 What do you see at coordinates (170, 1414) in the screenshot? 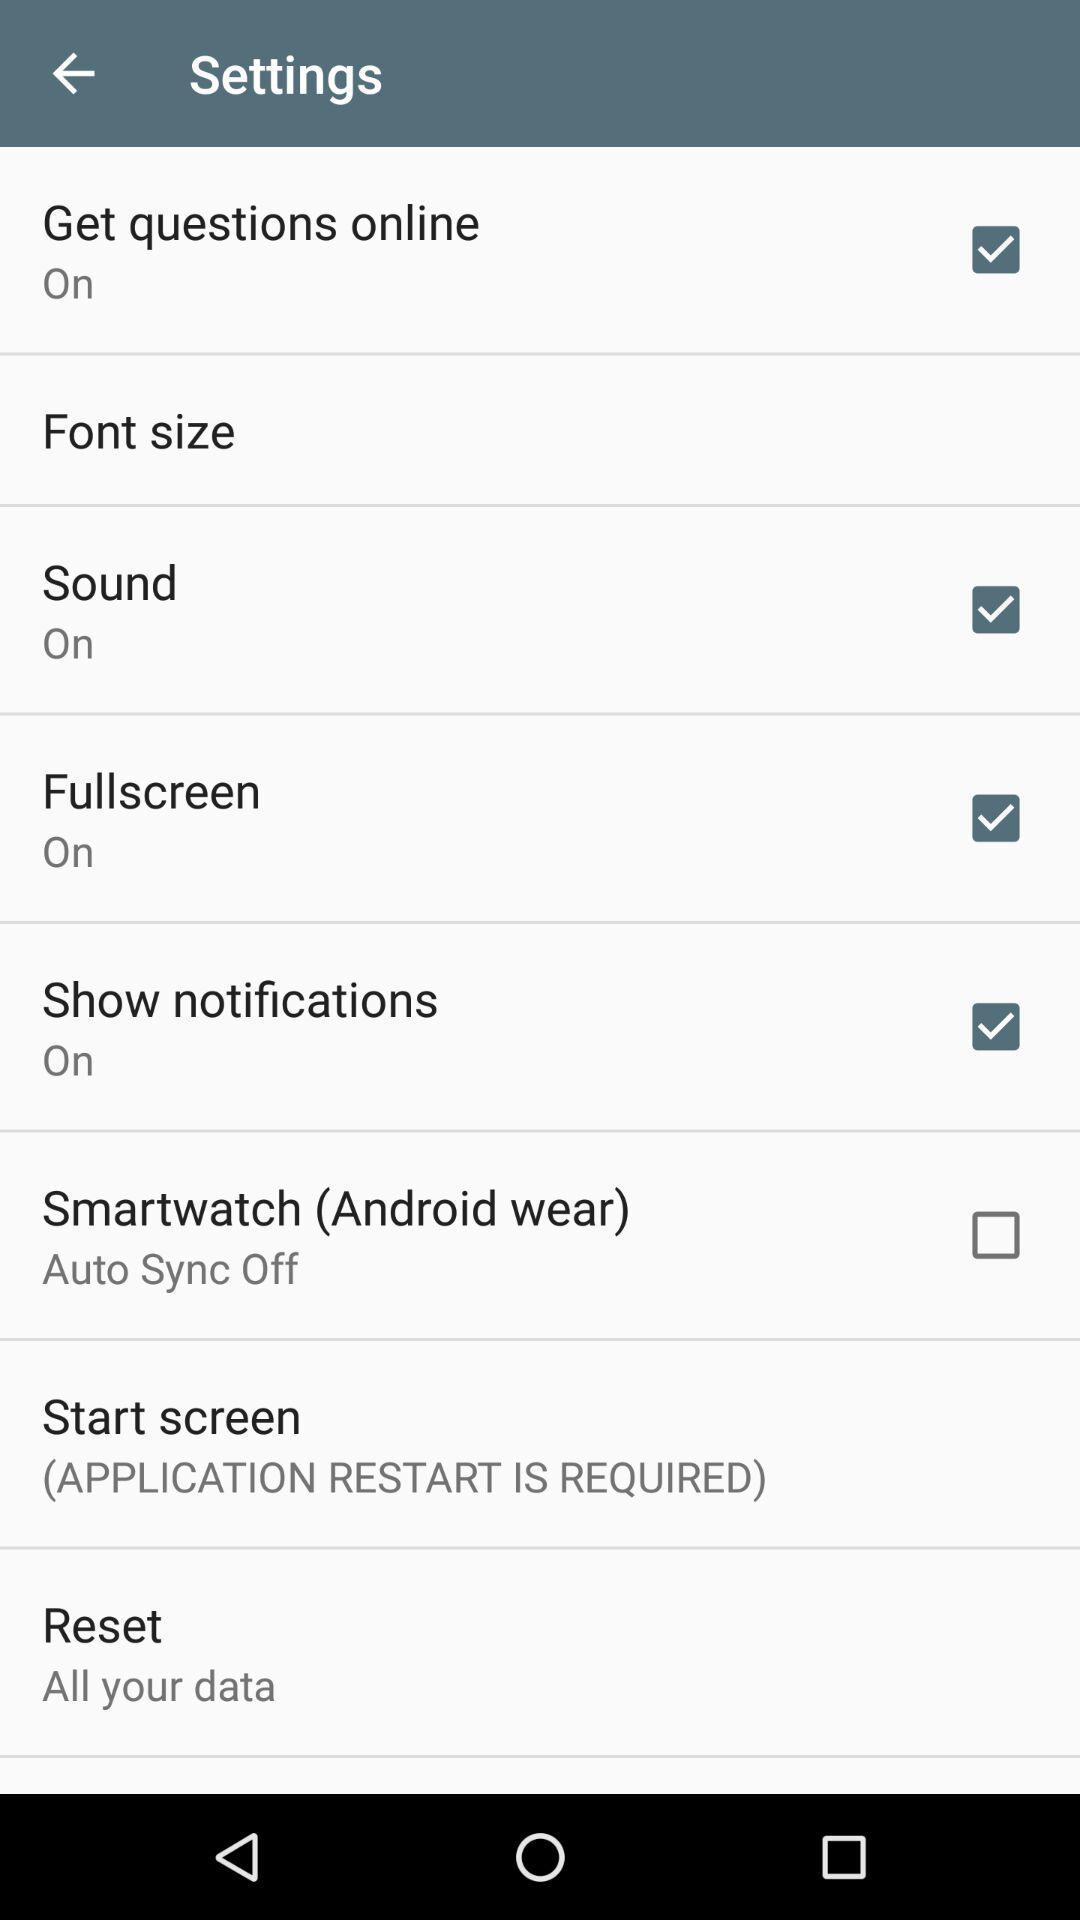
I see `the item below auto sync off` at bounding box center [170, 1414].